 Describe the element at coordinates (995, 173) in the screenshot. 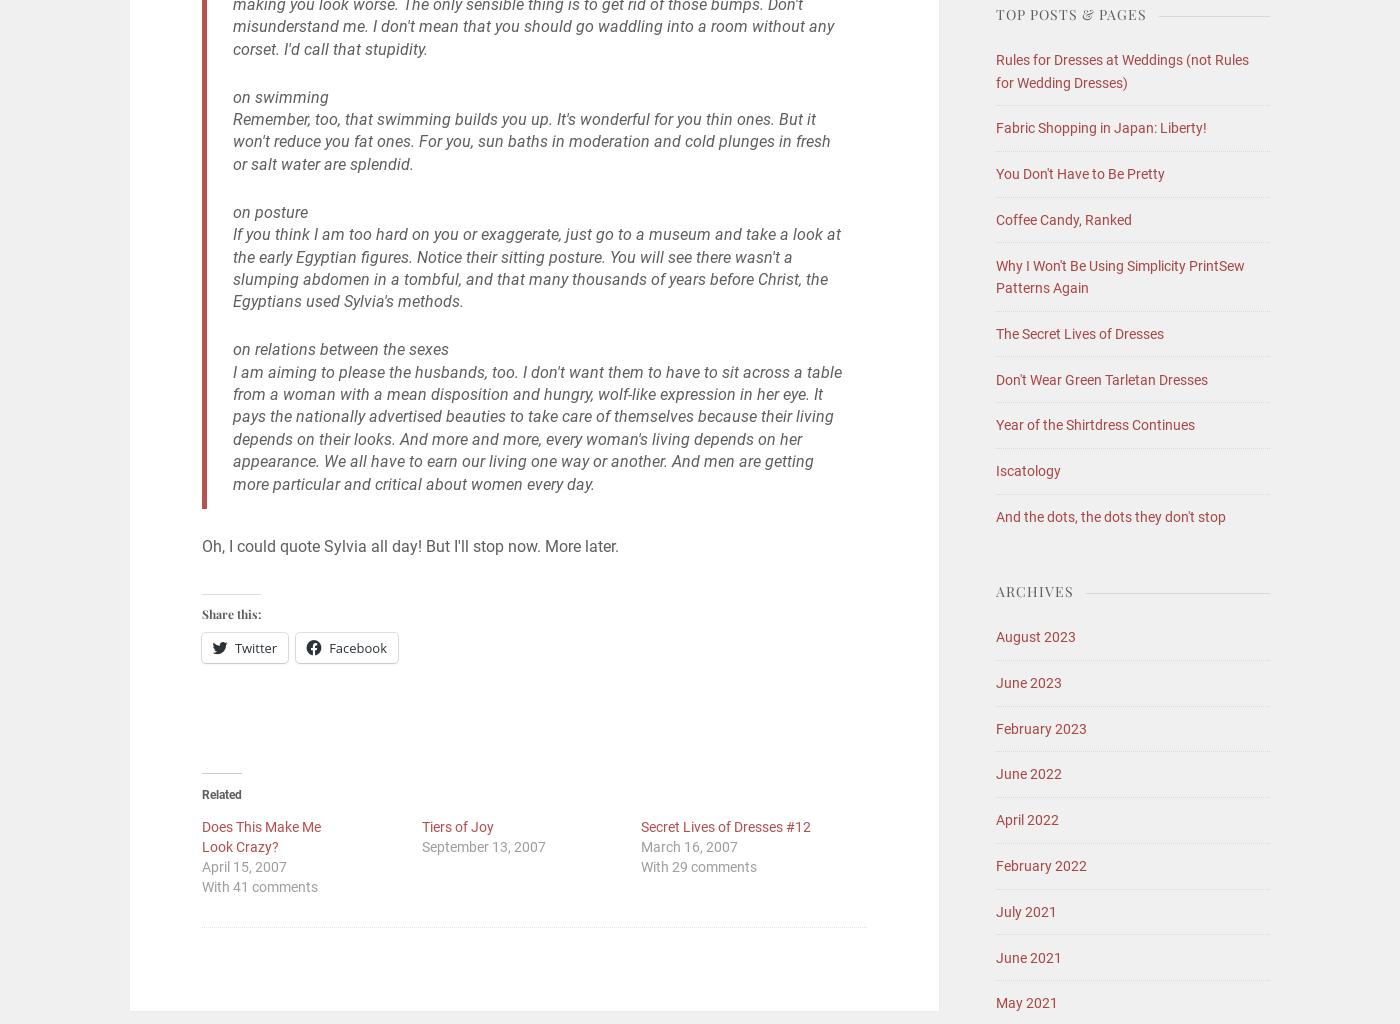

I see `'You Don't Have to Be Pretty'` at that location.